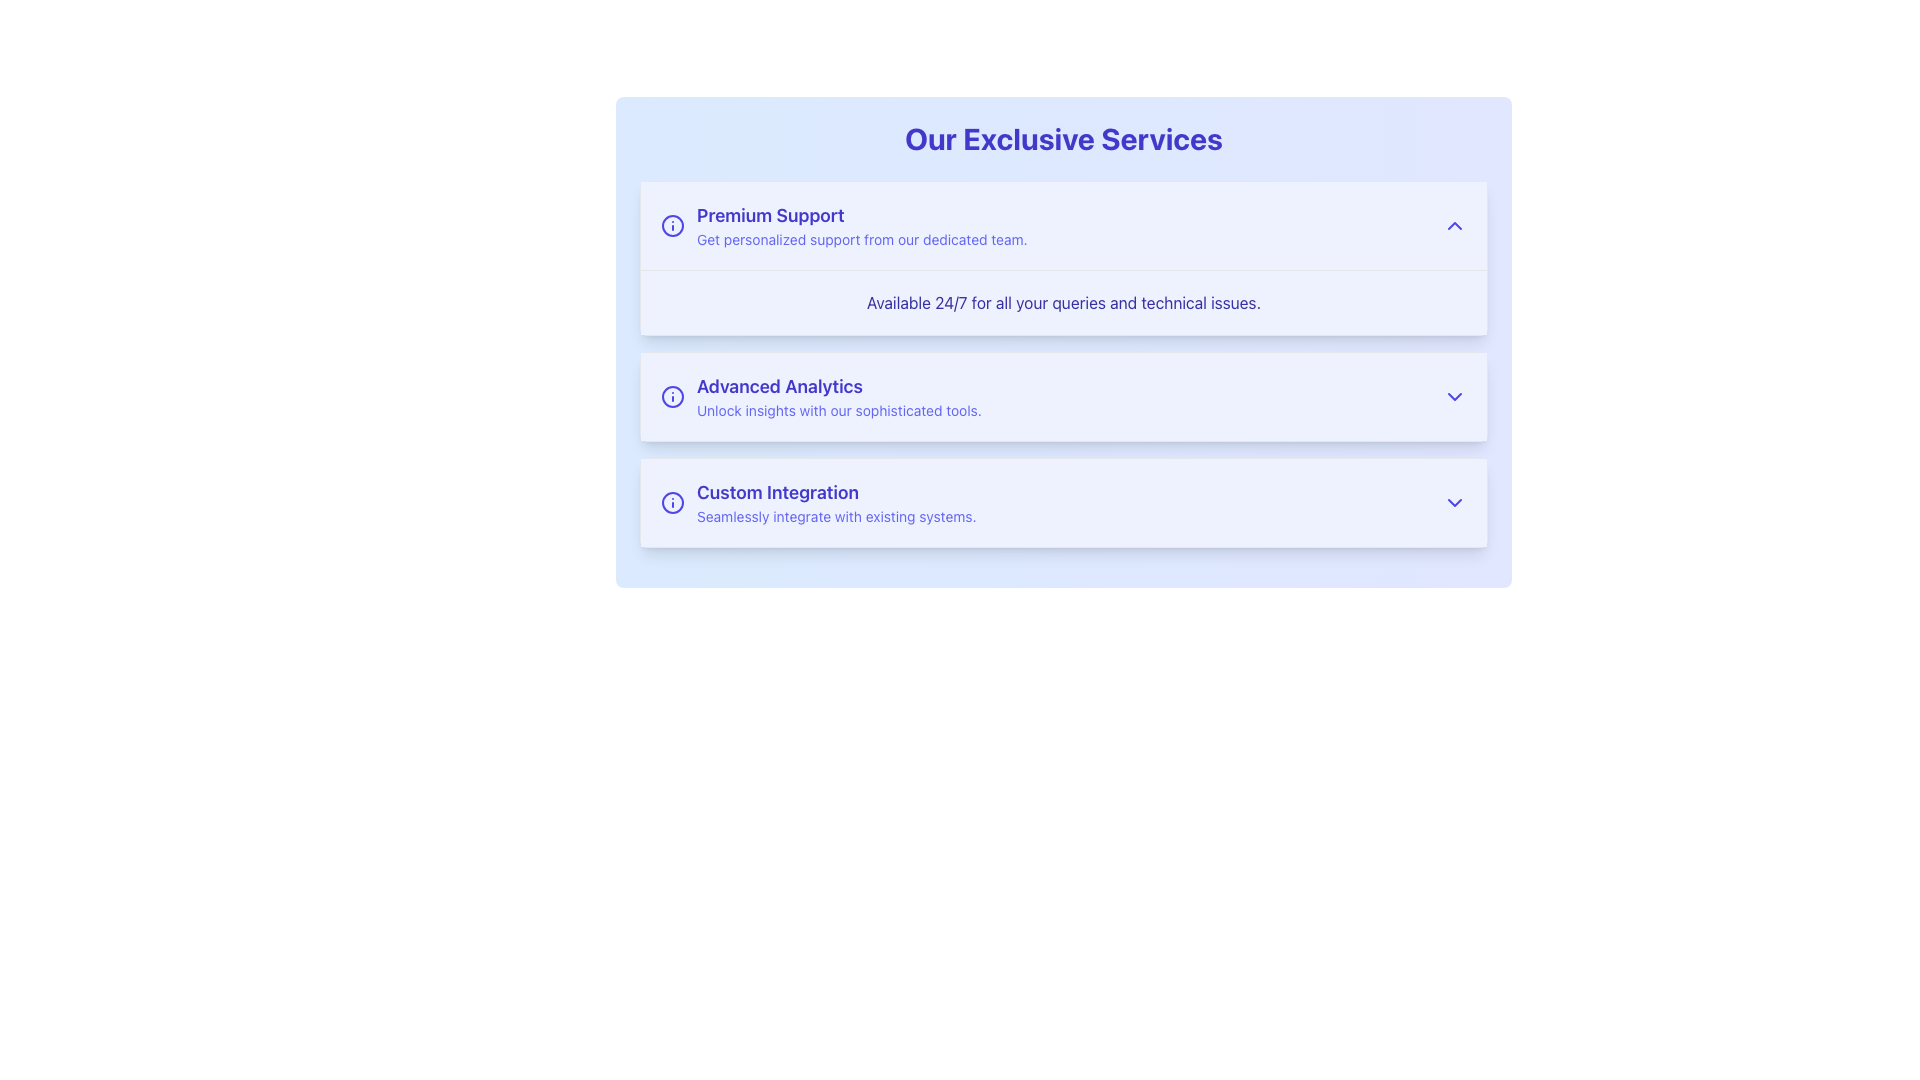 Image resolution: width=1920 pixels, height=1080 pixels. What do you see at coordinates (1063, 302) in the screenshot?
I see `the text label that says 'Available 24/7 for all your queries and technical issues.' located in the Premium Support section` at bounding box center [1063, 302].